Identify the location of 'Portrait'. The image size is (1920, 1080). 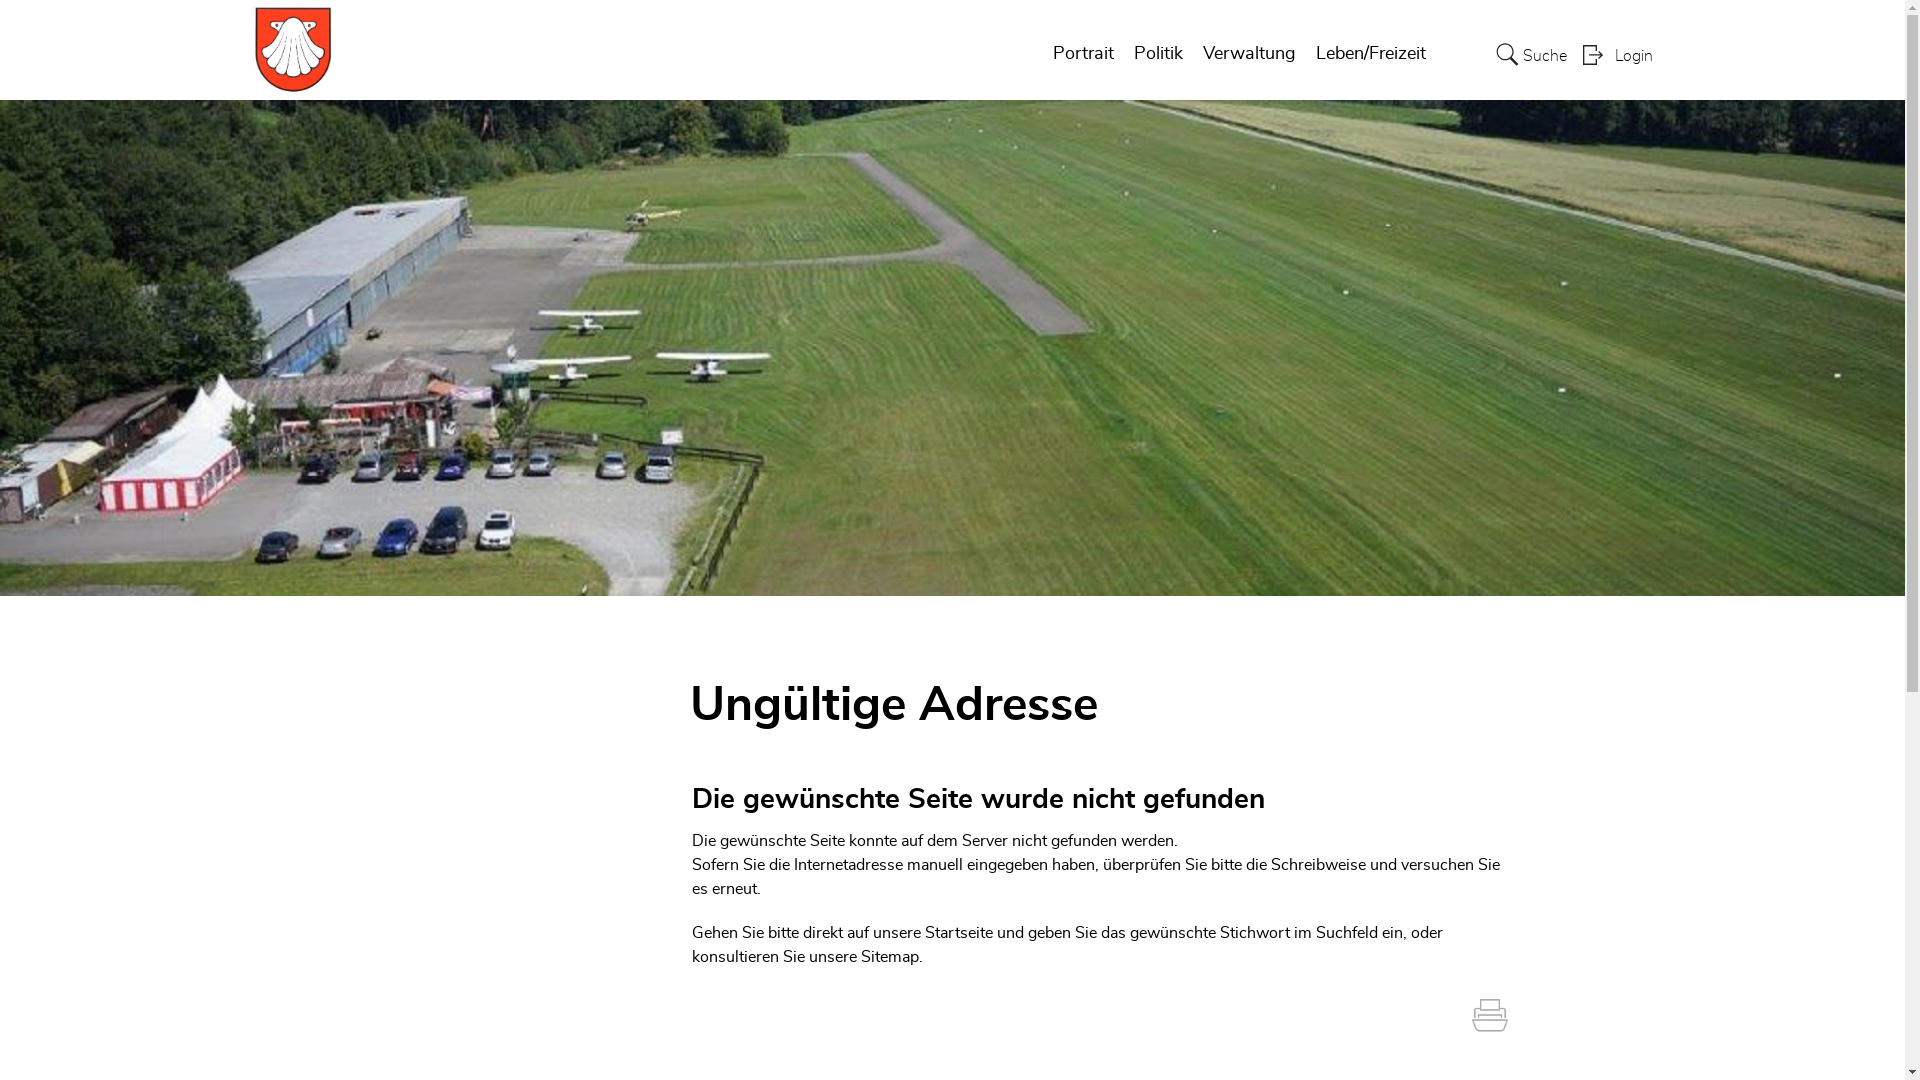
(1081, 53).